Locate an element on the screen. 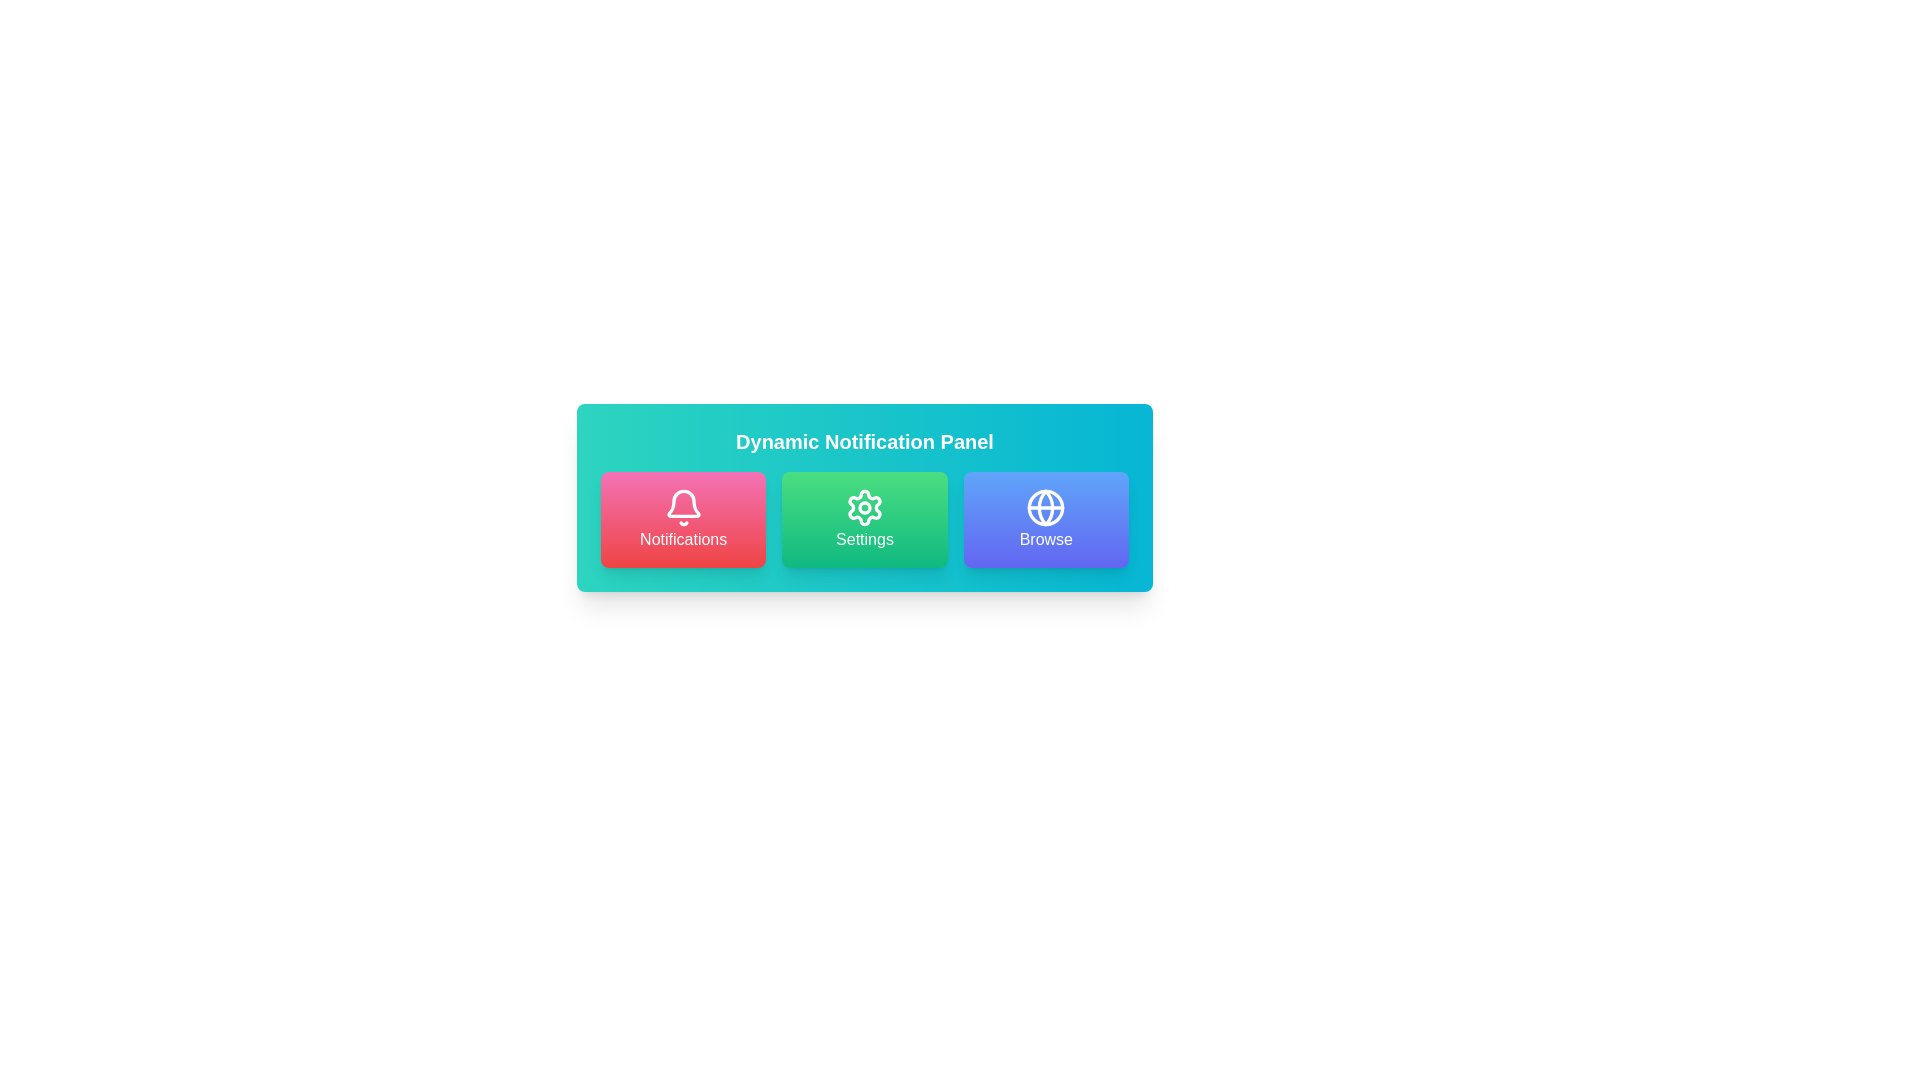  the notifications icon located inside the 'Notifications' button, positioned to the left among three horizontally aligned buttons at the center of the interface panel is located at coordinates (683, 502).